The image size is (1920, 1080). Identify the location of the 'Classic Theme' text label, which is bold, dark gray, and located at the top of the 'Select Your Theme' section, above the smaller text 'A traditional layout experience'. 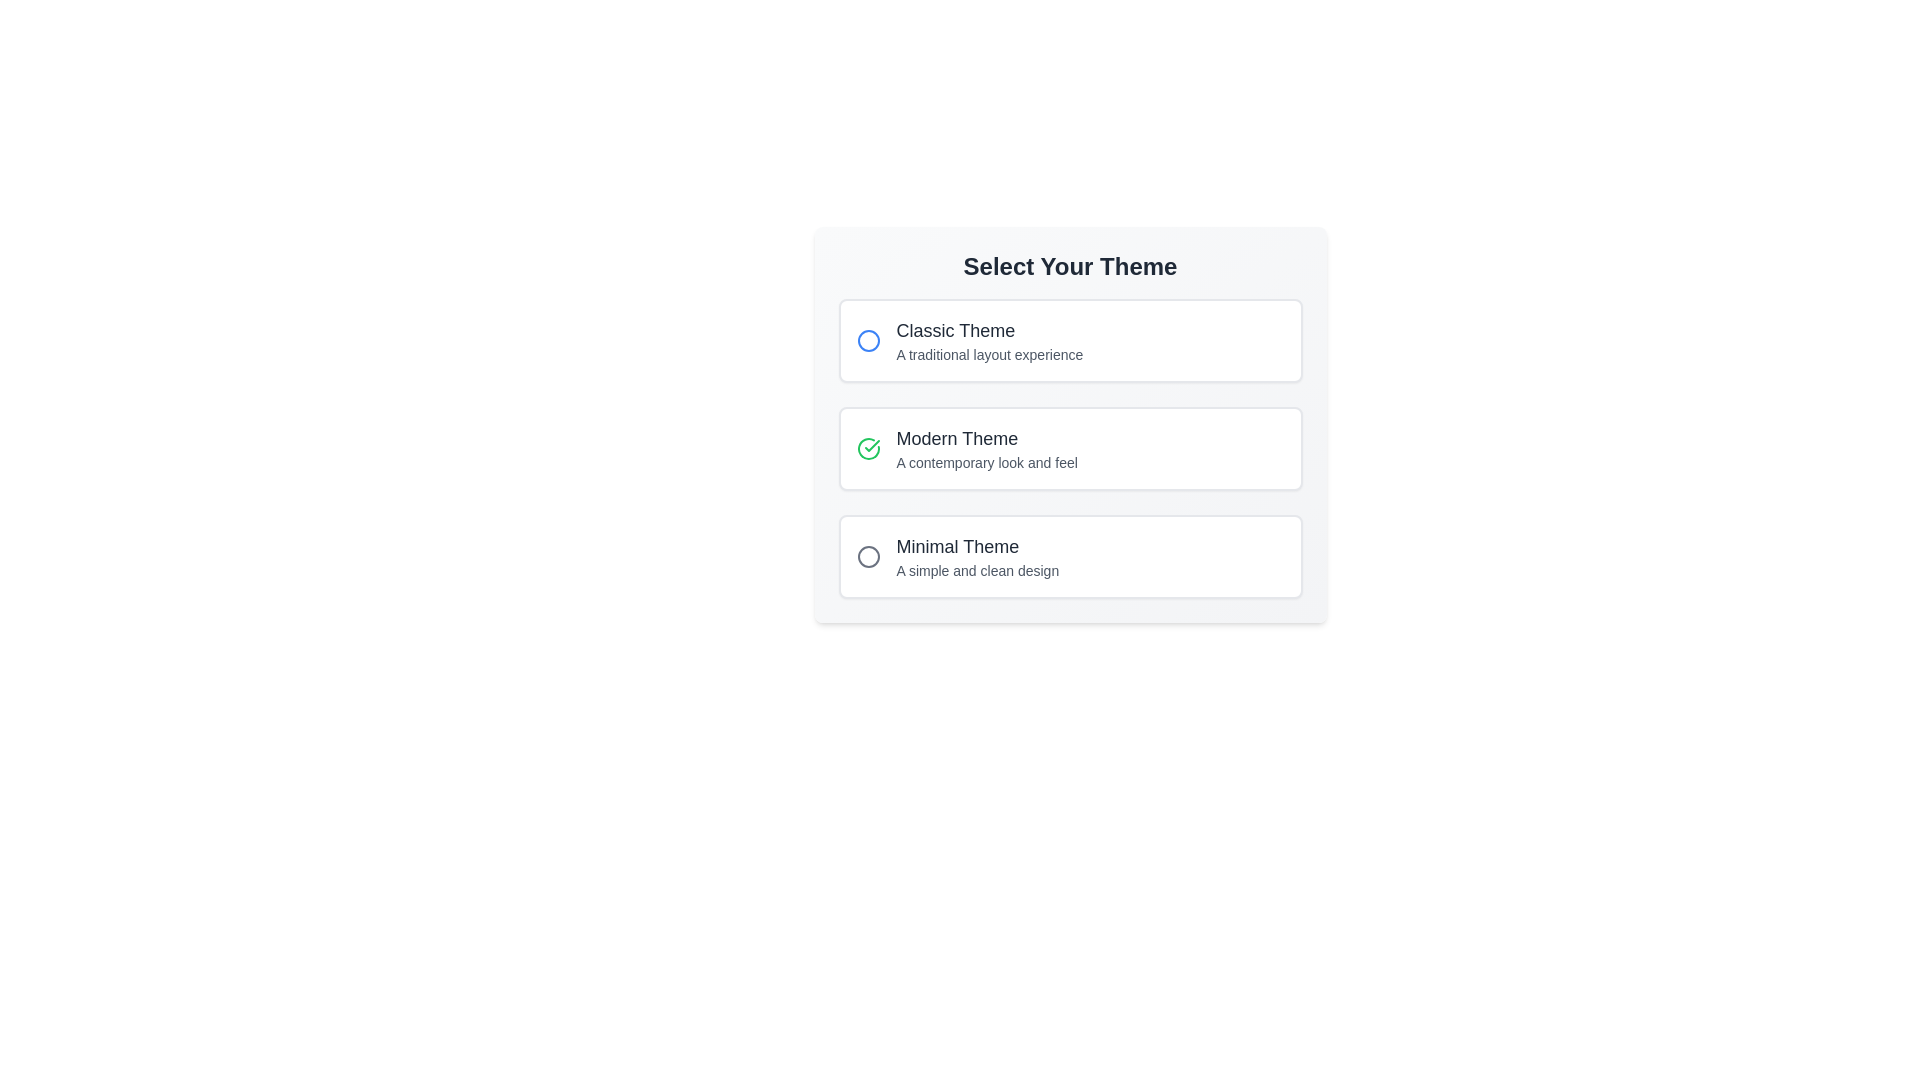
(989, 330).